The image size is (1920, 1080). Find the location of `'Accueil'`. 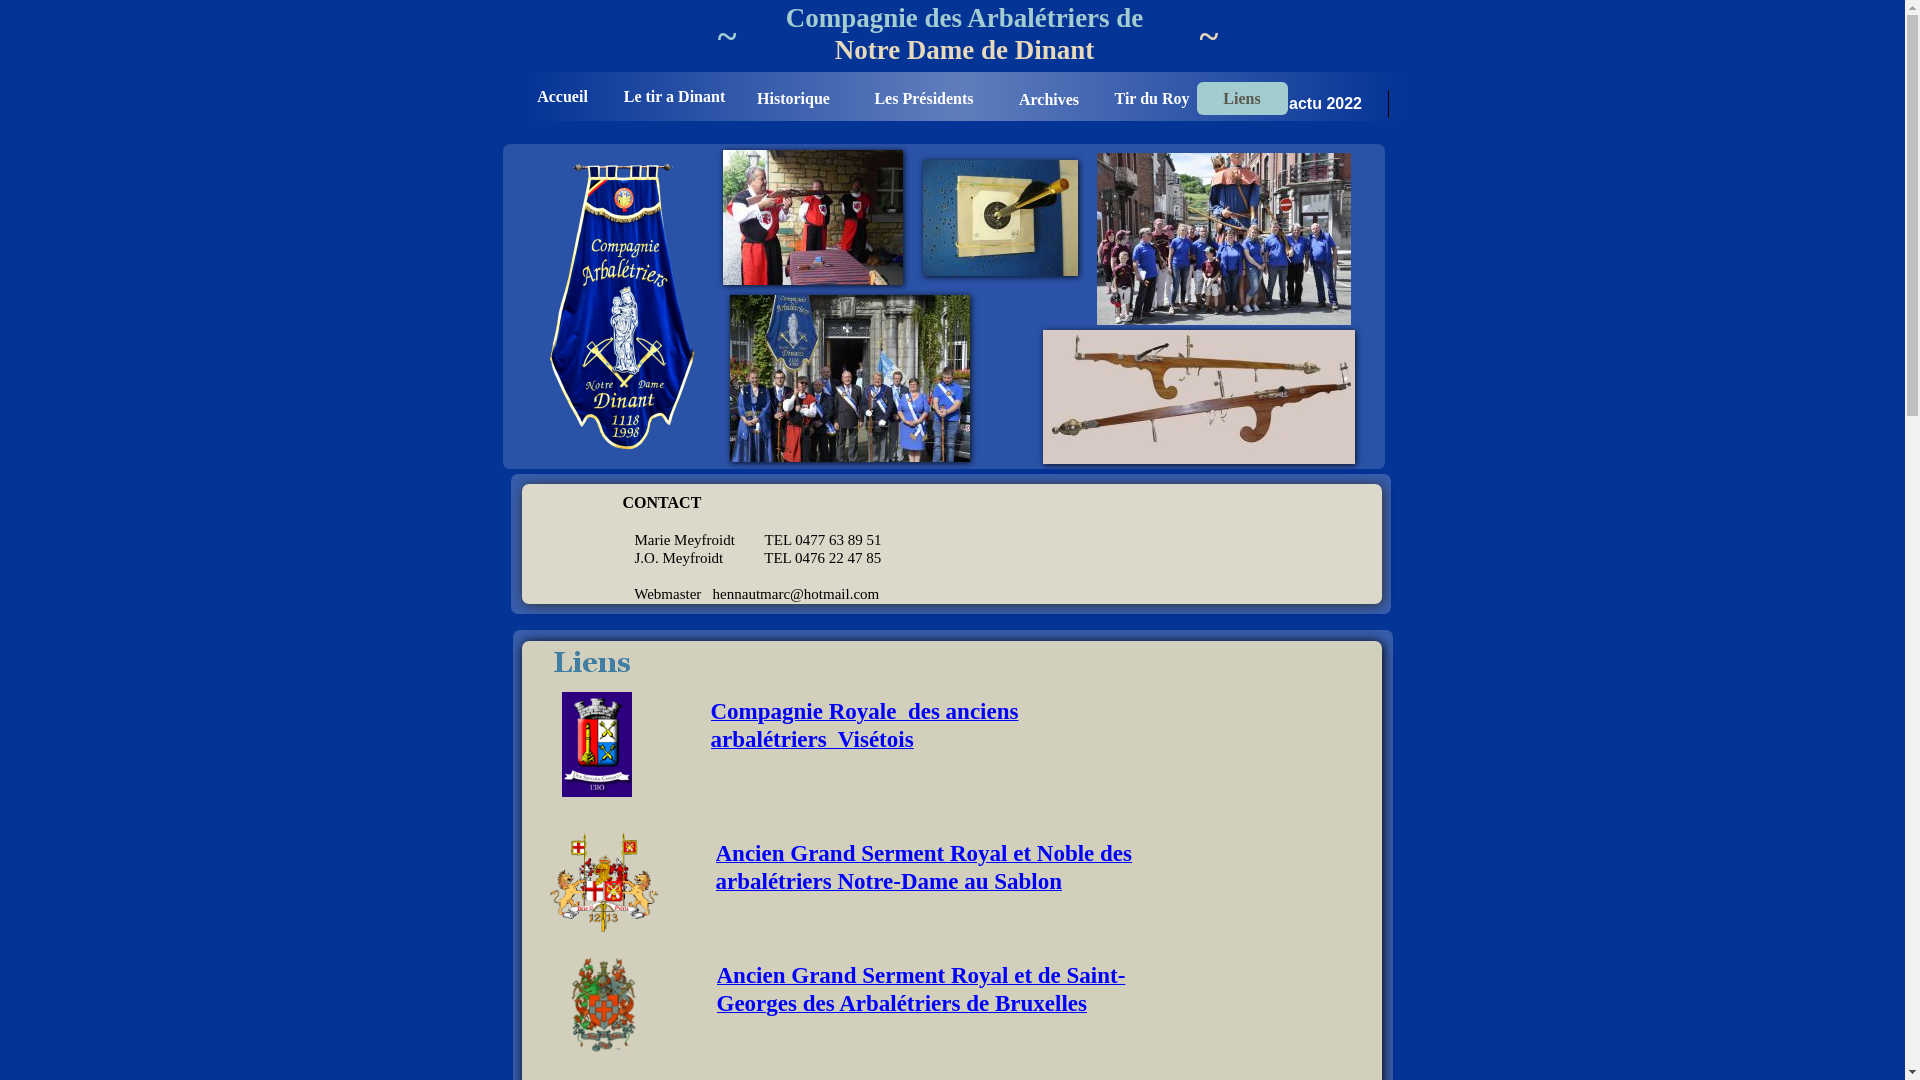

'Accueil' is located at coordinates (561, 96).